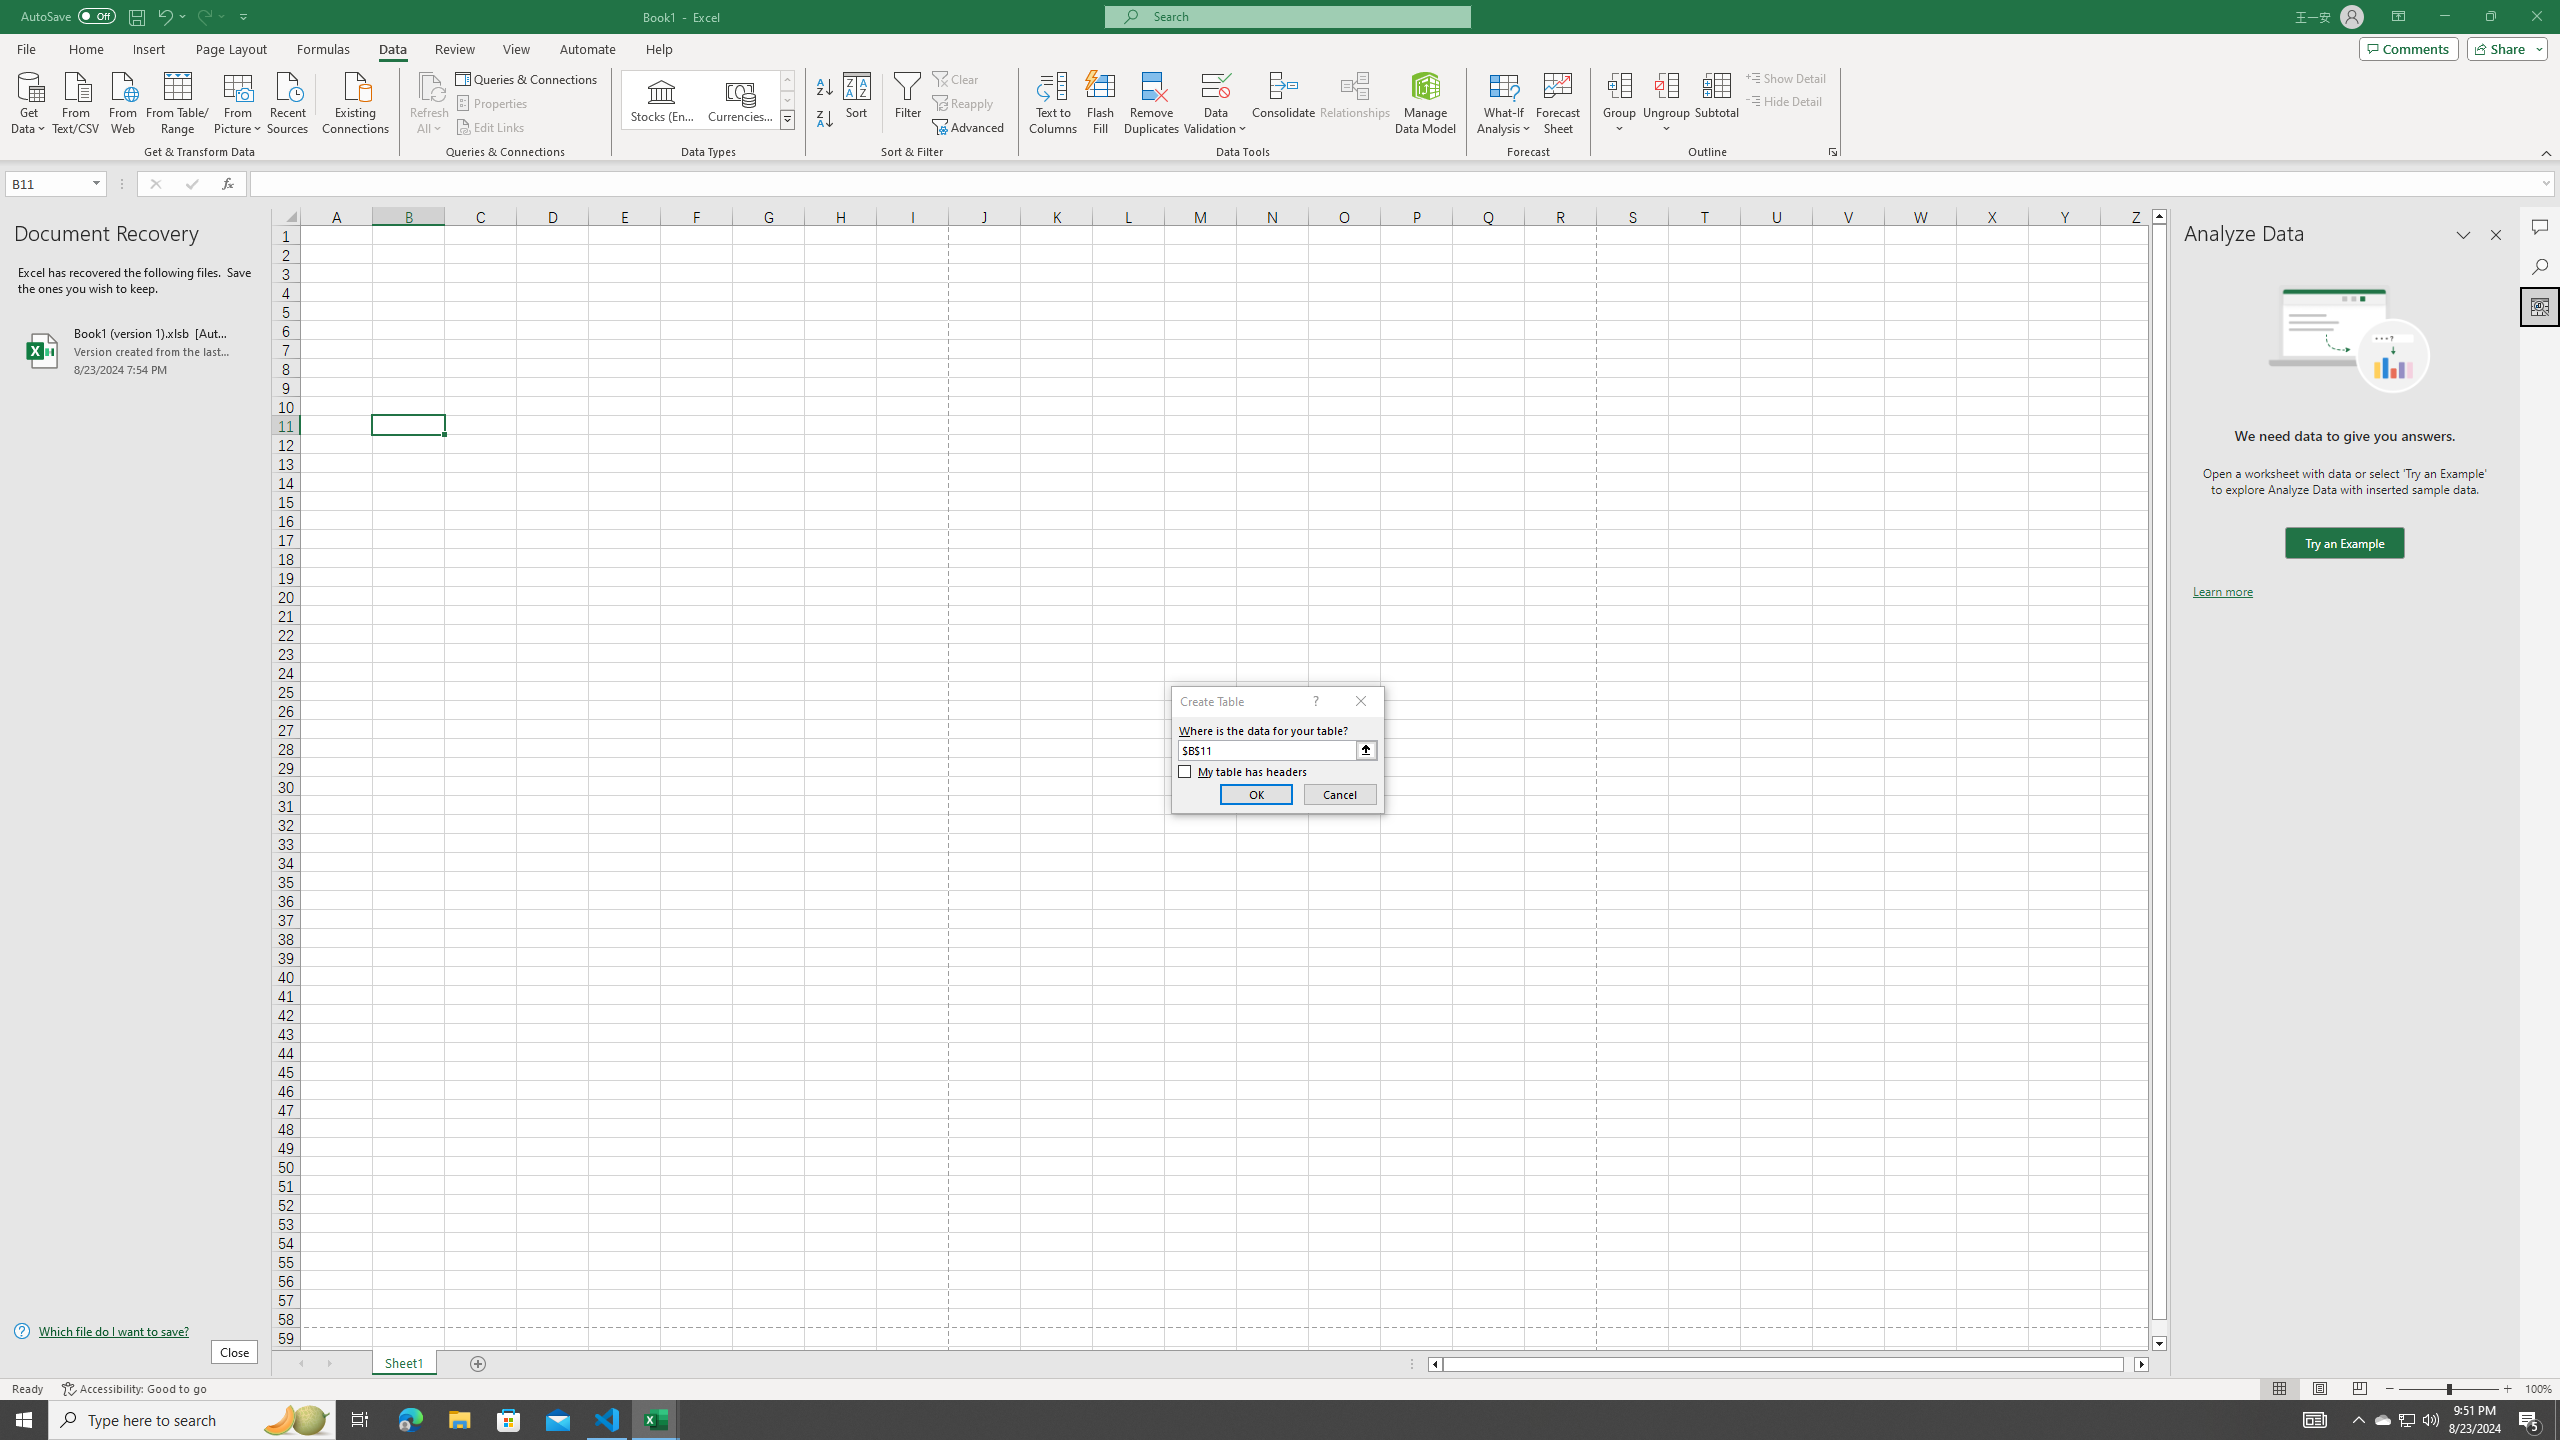 The width and height of the screenshot is (2560, 1440). Describe the element at coordinates (48, 183) in the screenshot. I see `'Name Box'` at that location.